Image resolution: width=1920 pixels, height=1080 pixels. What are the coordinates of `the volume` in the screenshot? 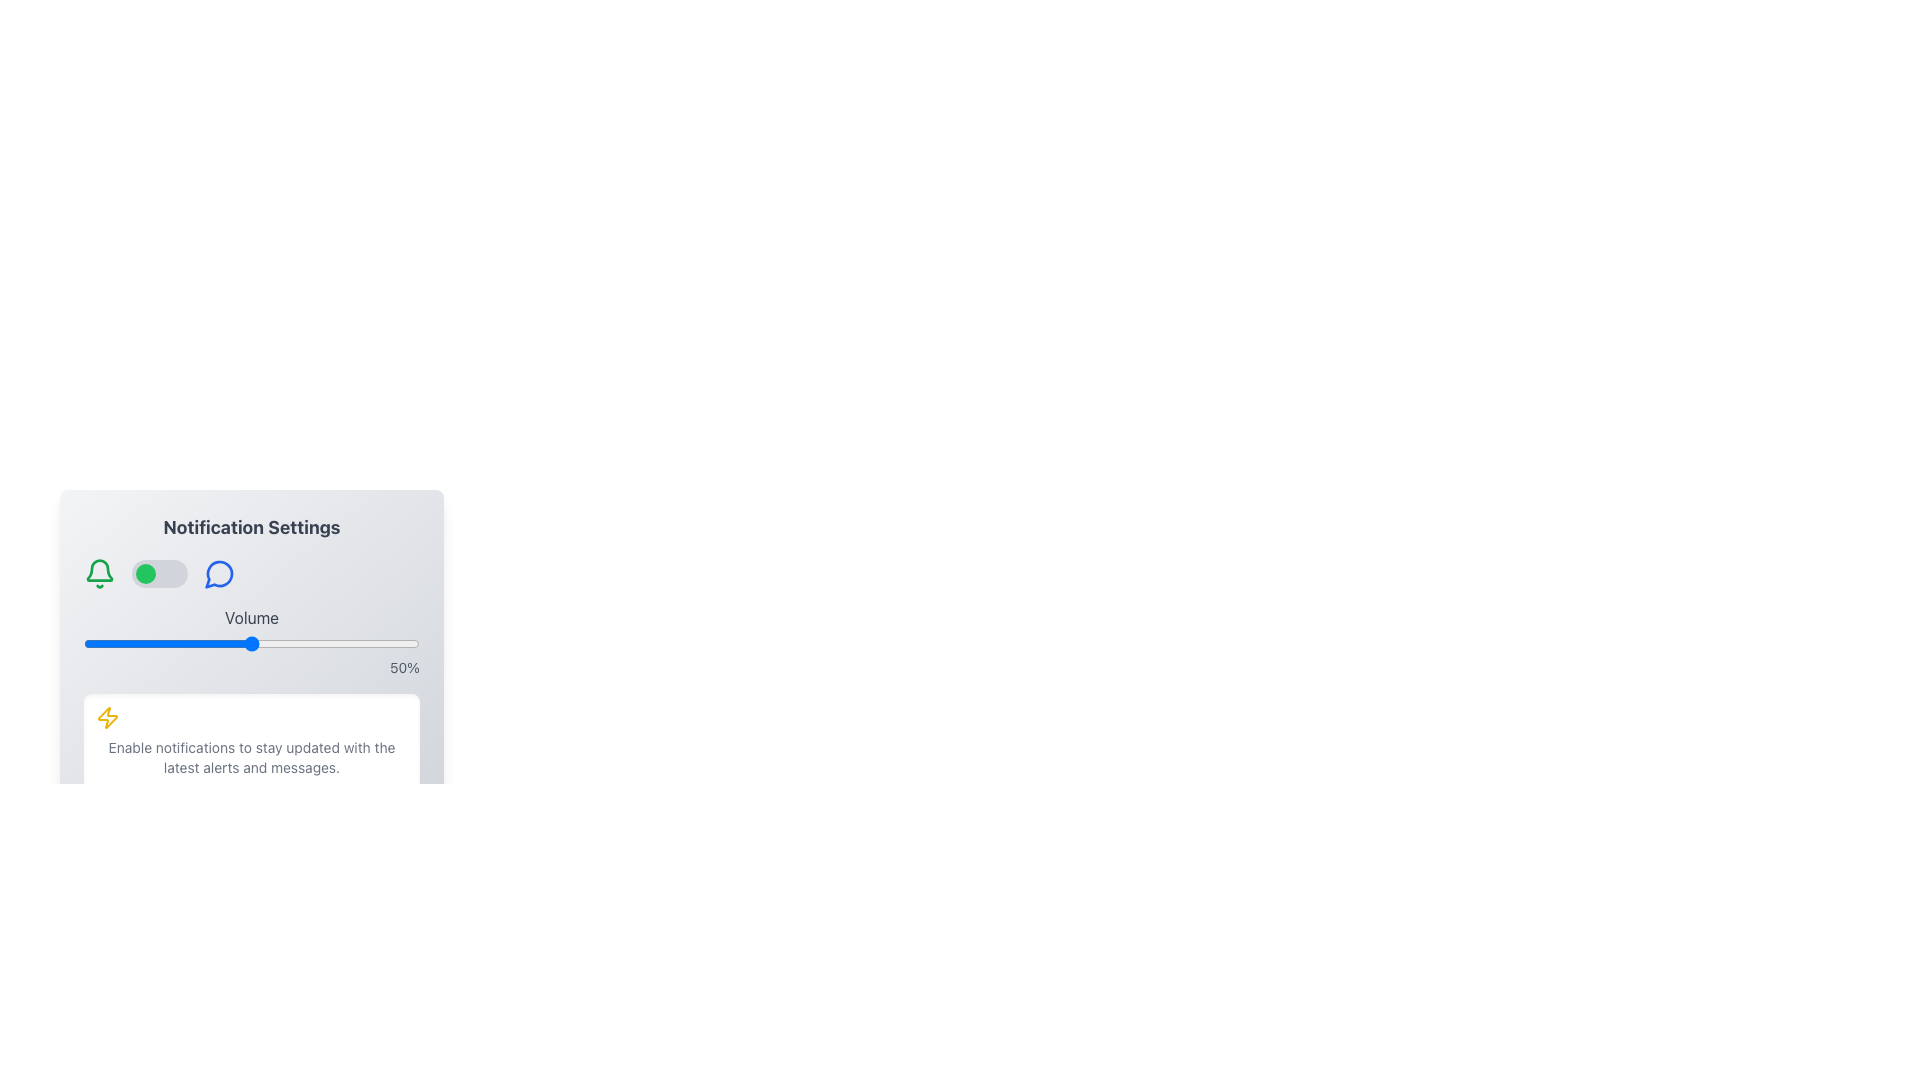 It's located at (396, 644).